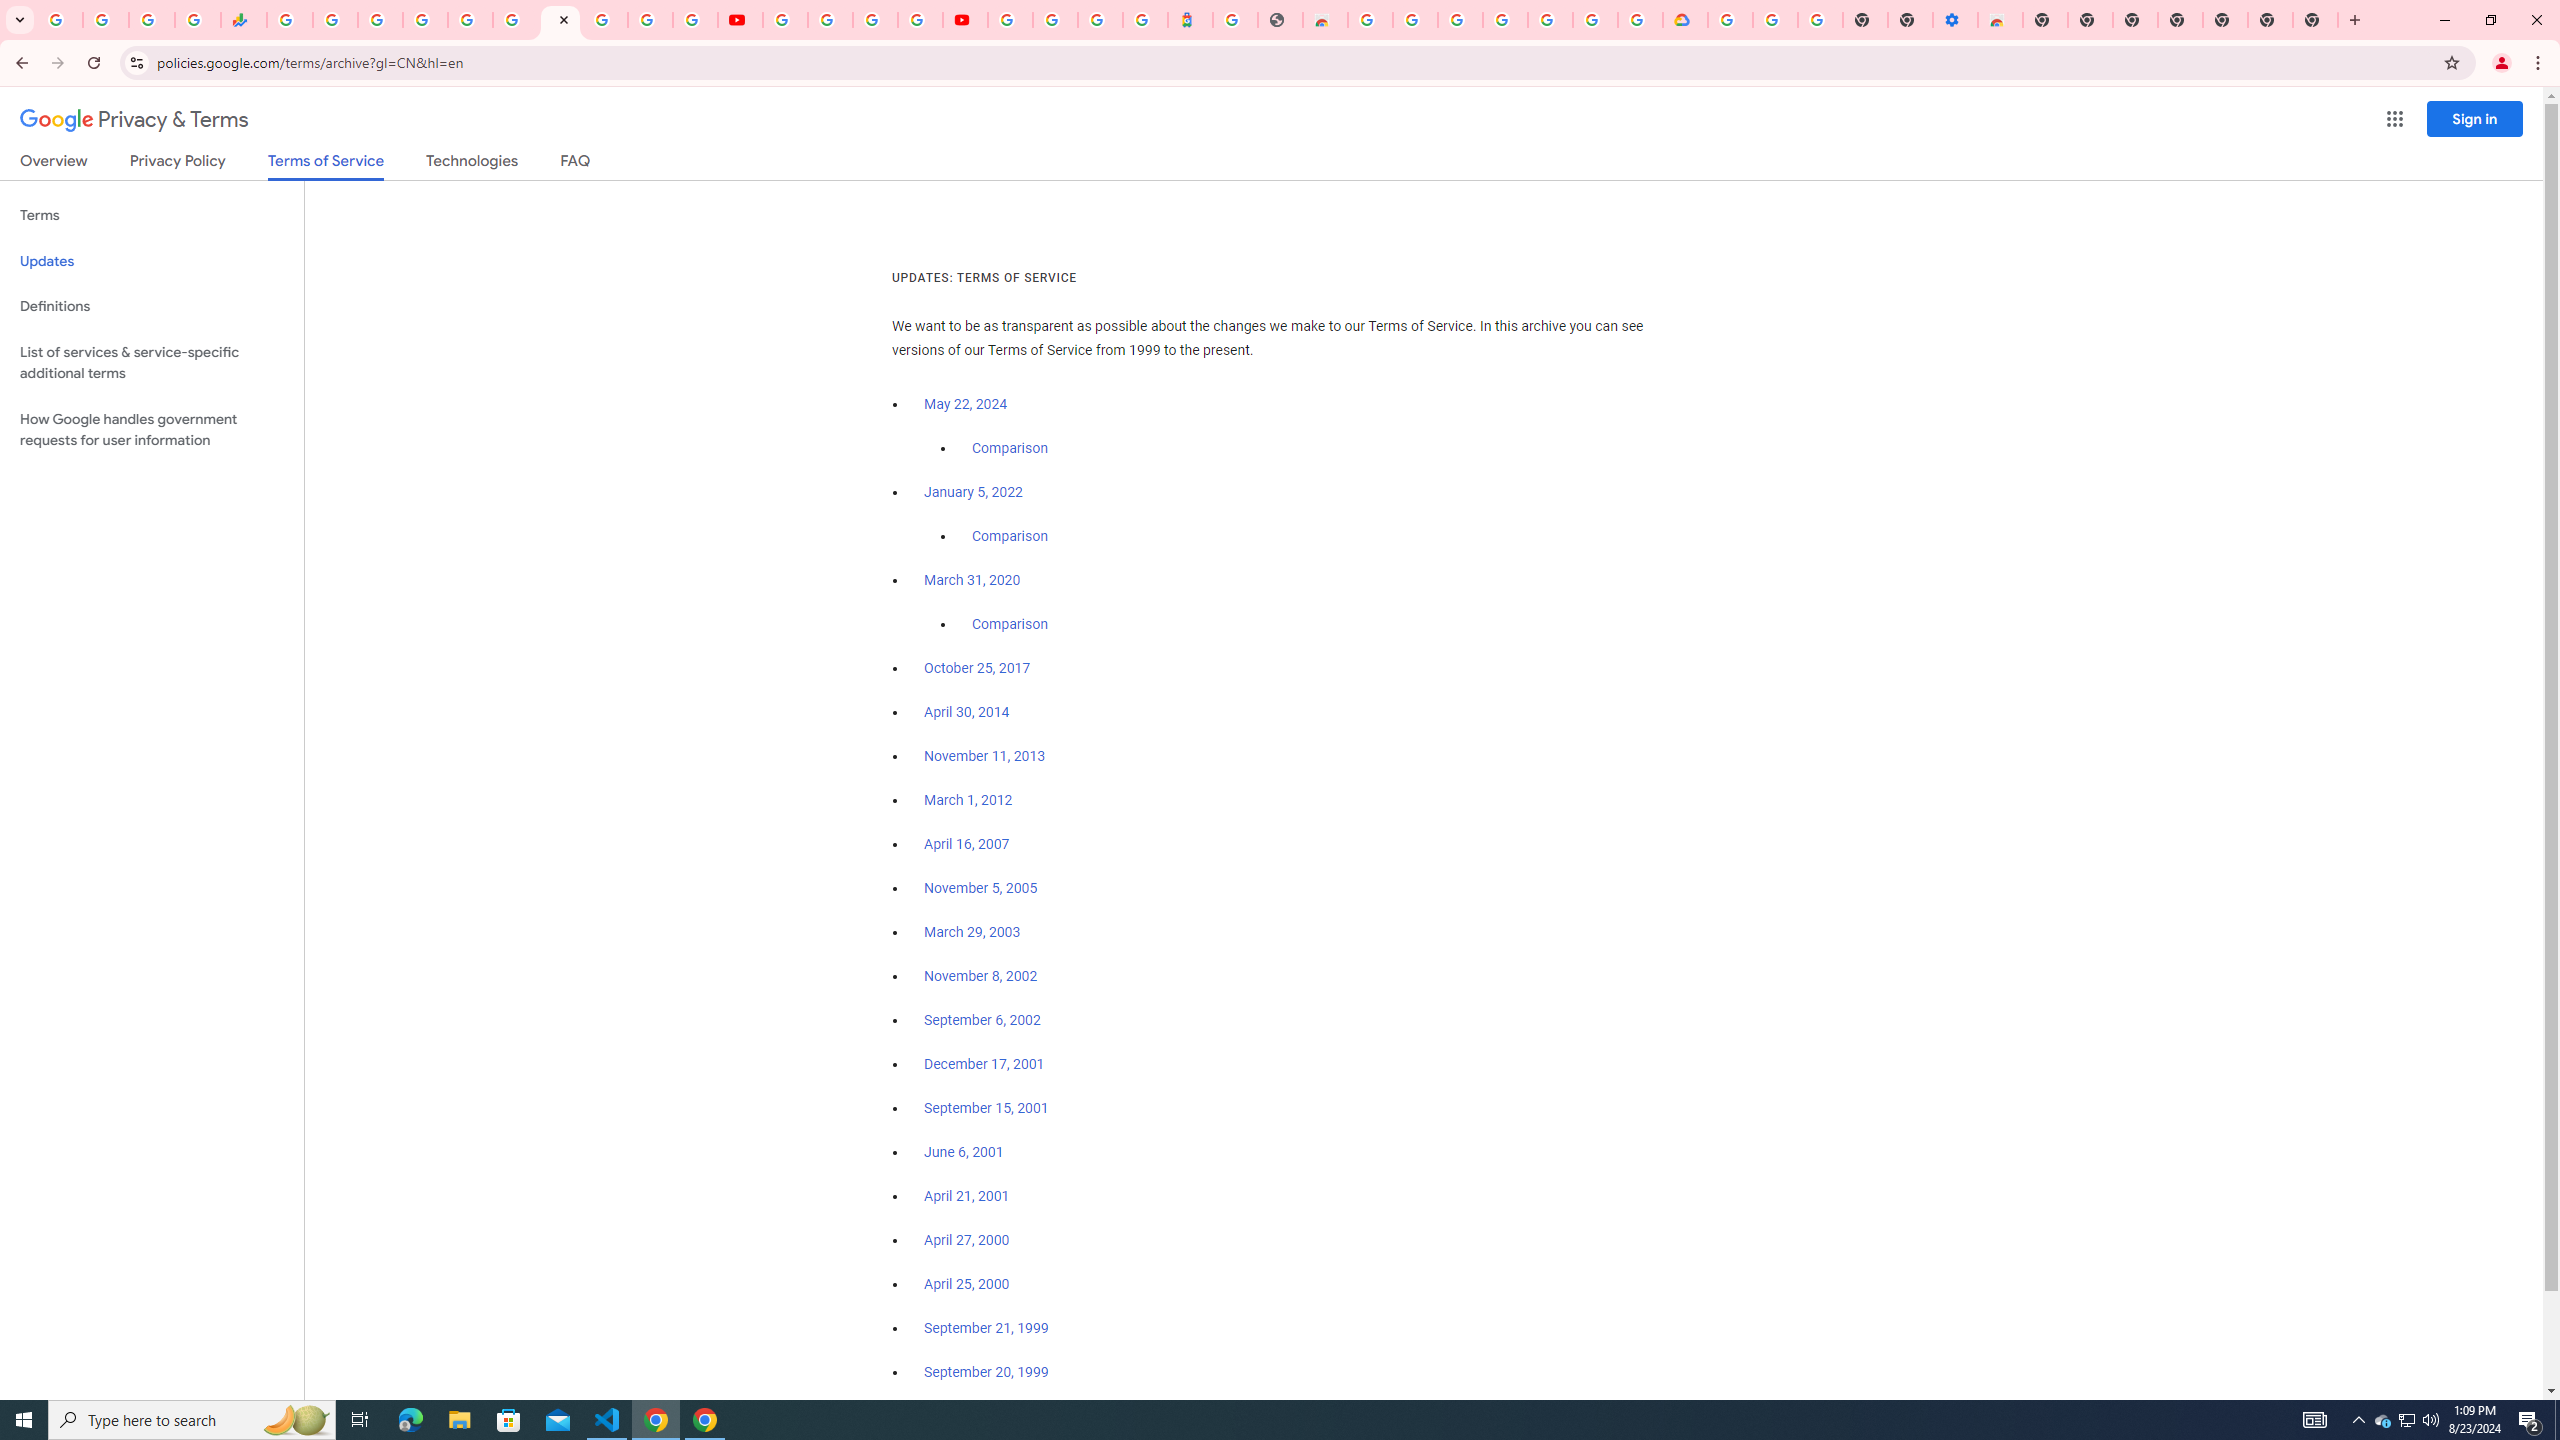  What do you see at coordinates (986, 1371) in the screenshot?
I see `'September 20, 1999'` at bounding box center [986, 1371].